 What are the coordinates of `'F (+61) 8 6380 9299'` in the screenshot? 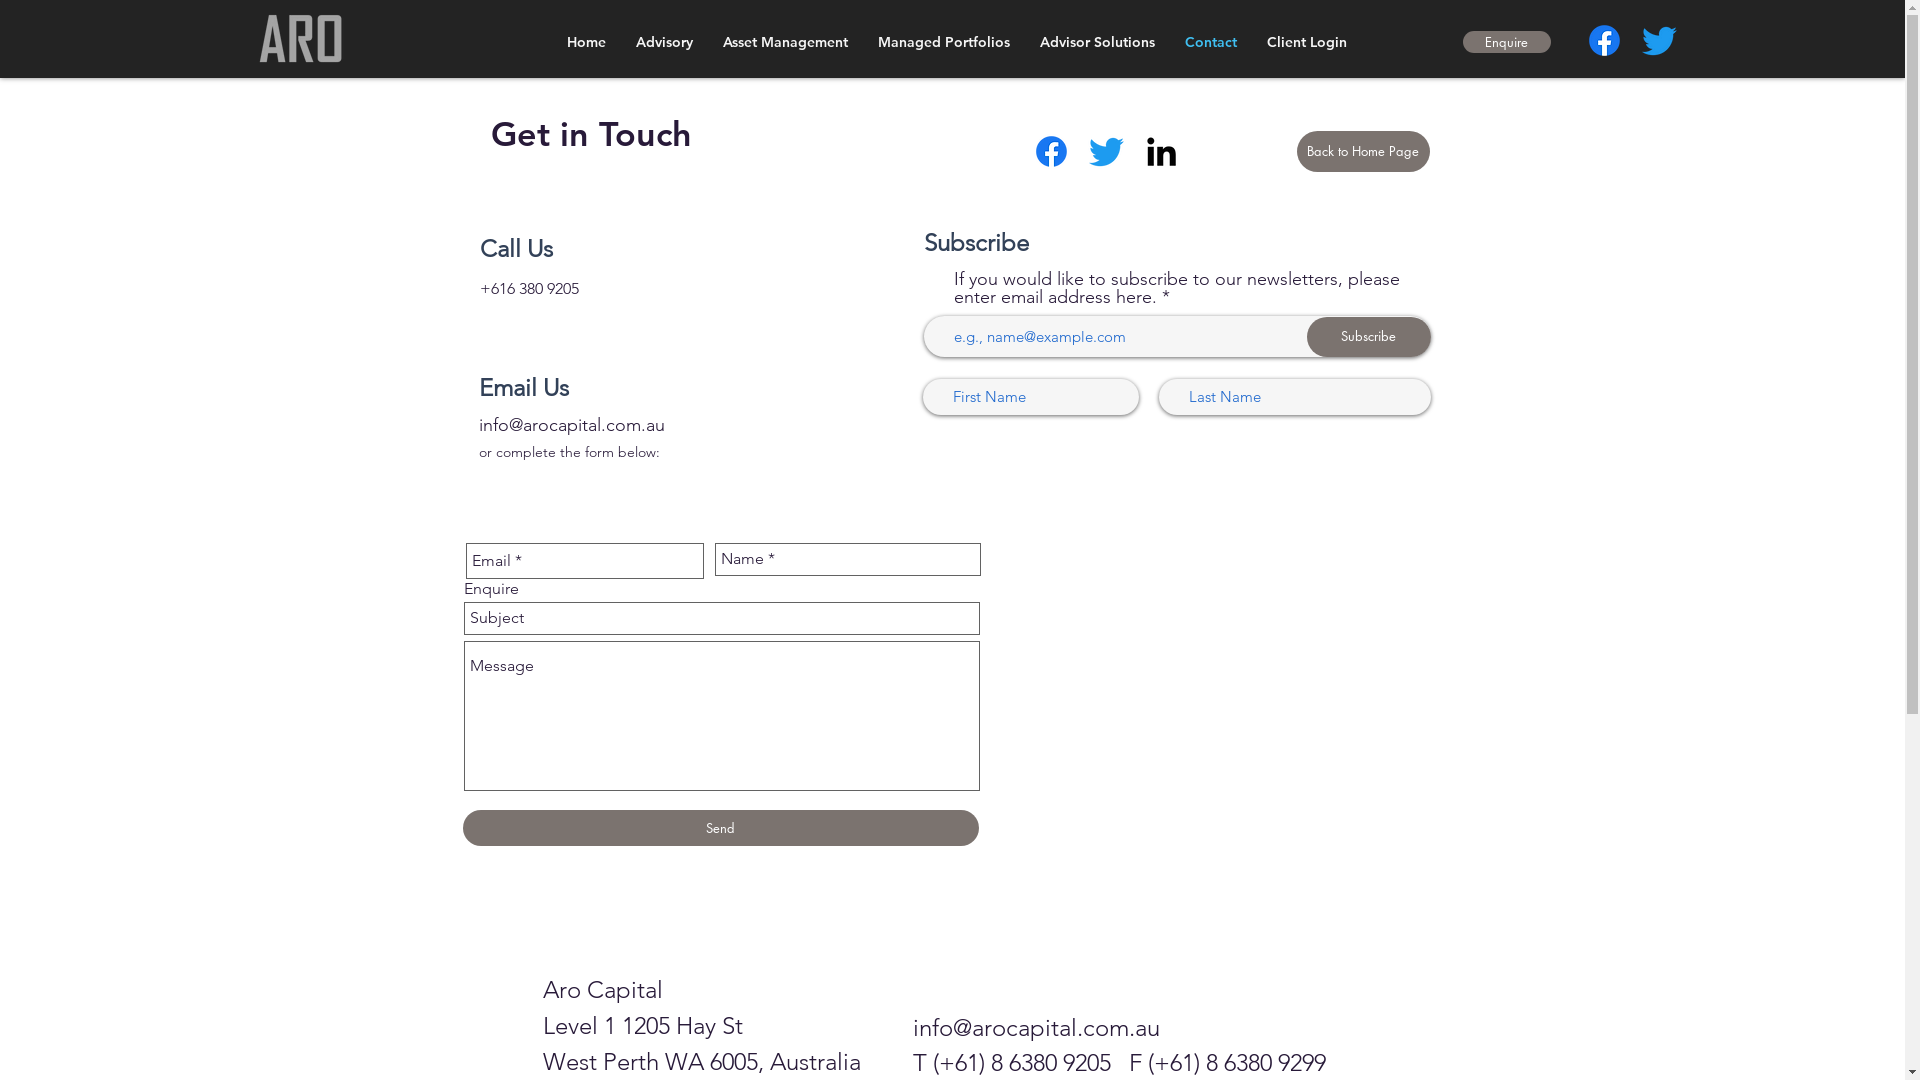 It's located at (1128, 1061).